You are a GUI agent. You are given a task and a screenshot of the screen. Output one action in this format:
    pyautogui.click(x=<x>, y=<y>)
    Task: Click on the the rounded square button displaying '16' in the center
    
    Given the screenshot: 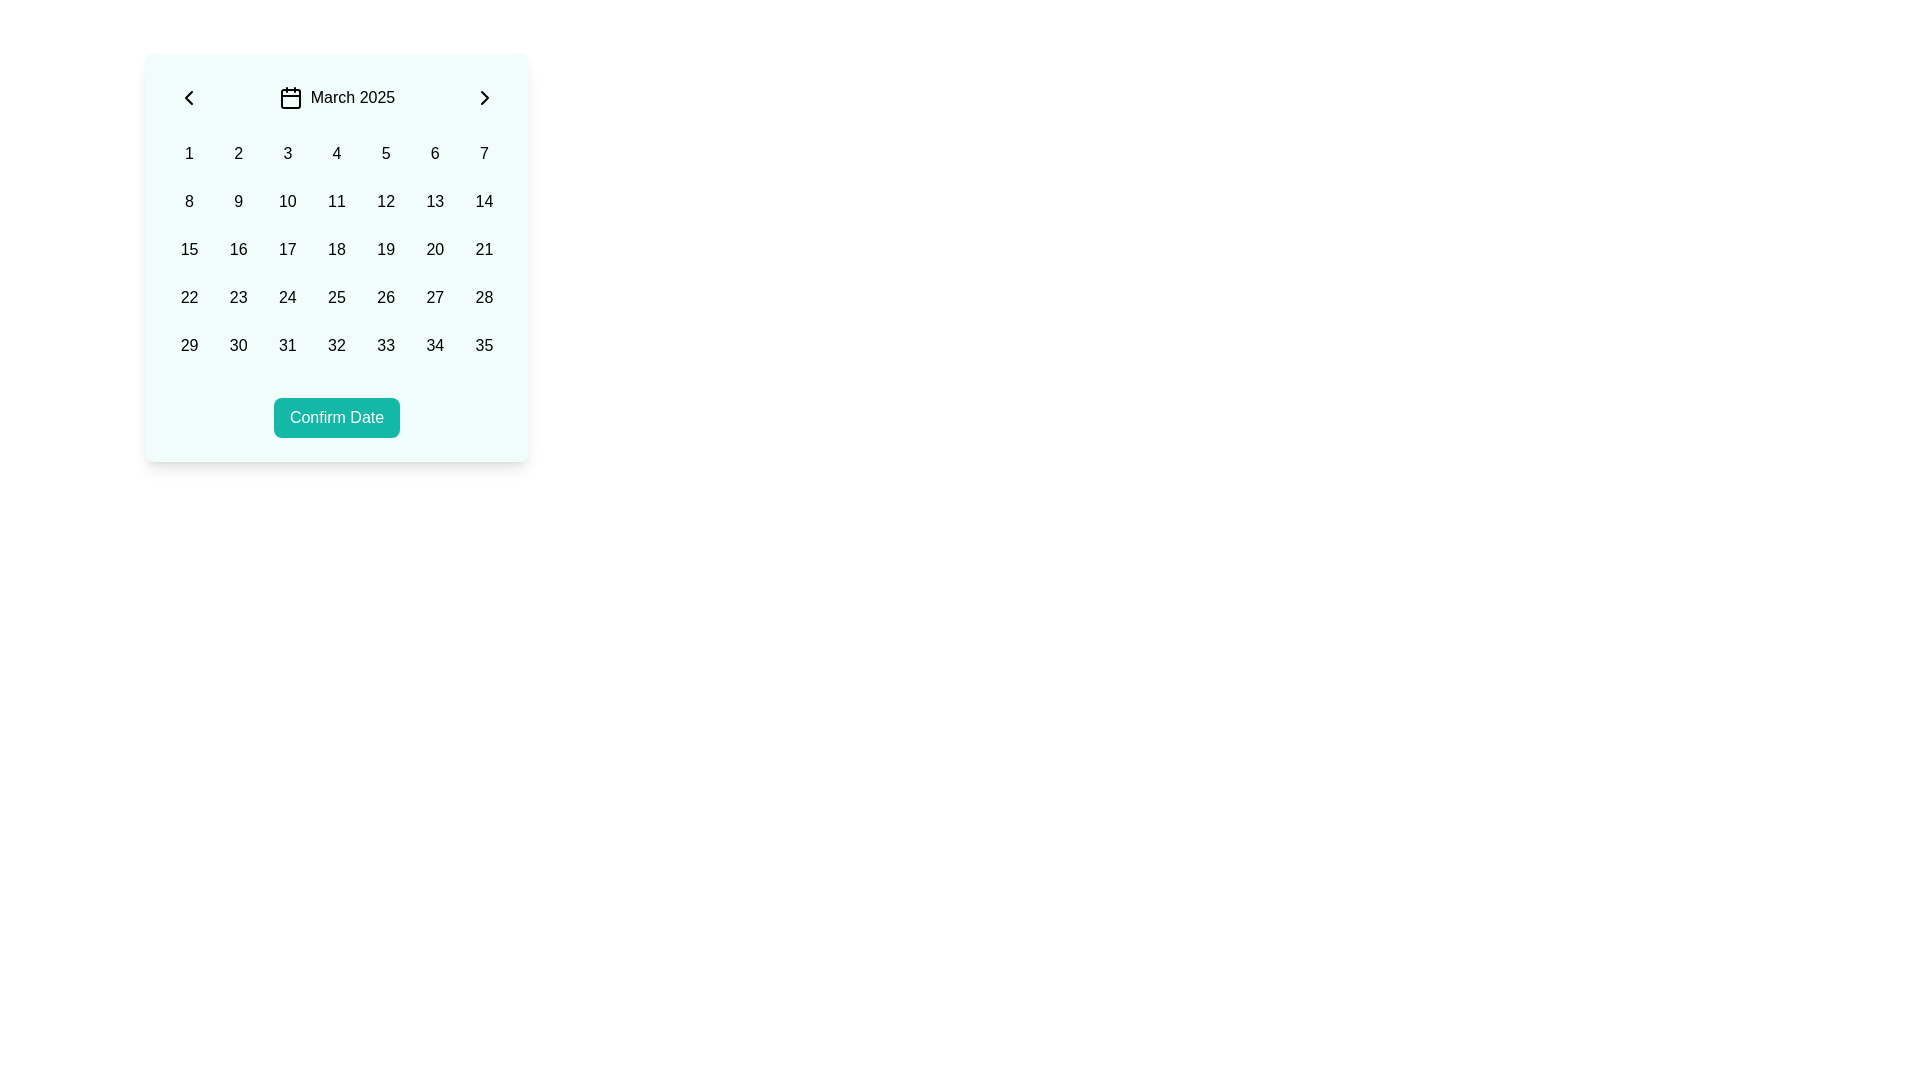 What is the action you would take?
    pyautogui.click(x=238, y=249)
    